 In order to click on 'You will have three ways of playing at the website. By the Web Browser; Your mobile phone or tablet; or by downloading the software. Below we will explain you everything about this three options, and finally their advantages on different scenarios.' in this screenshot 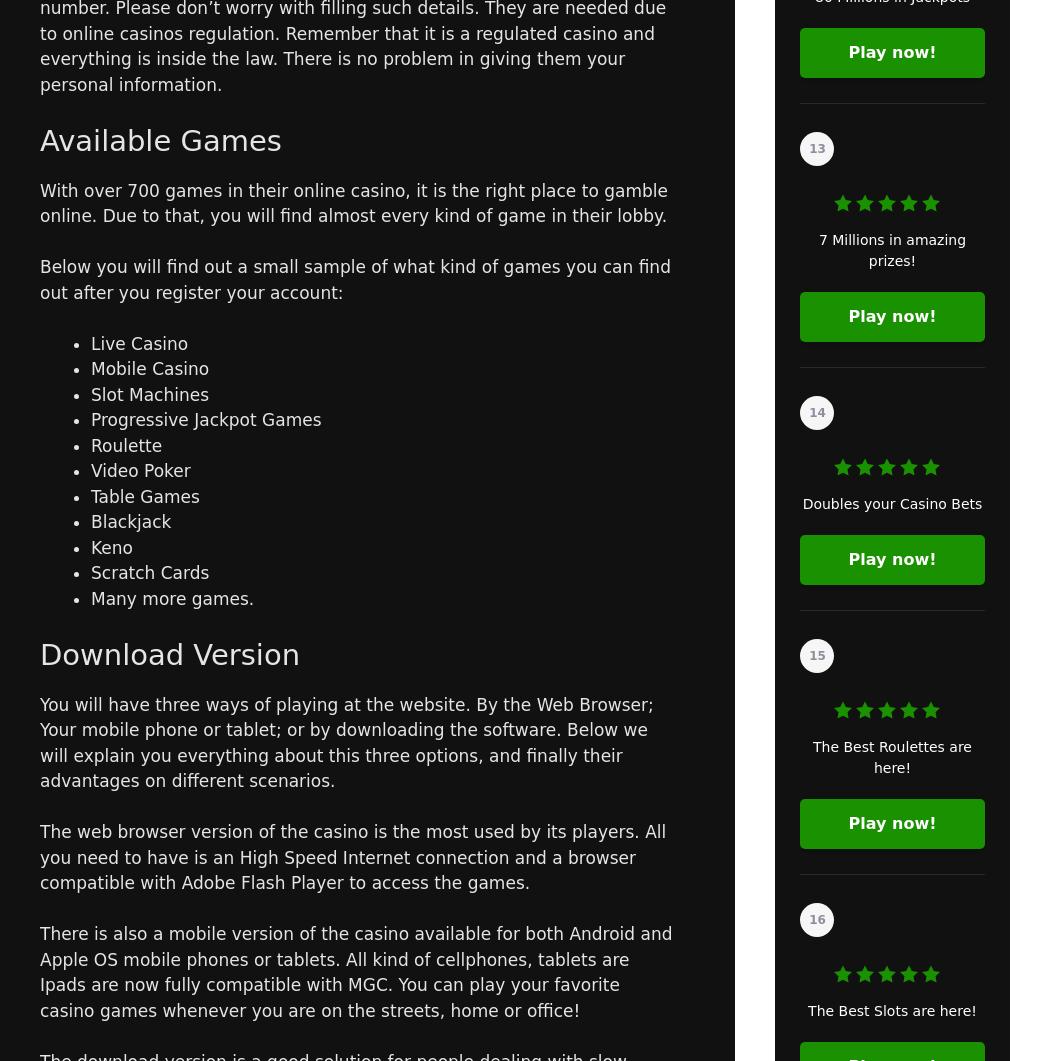, I will do `click(345, 742)`.